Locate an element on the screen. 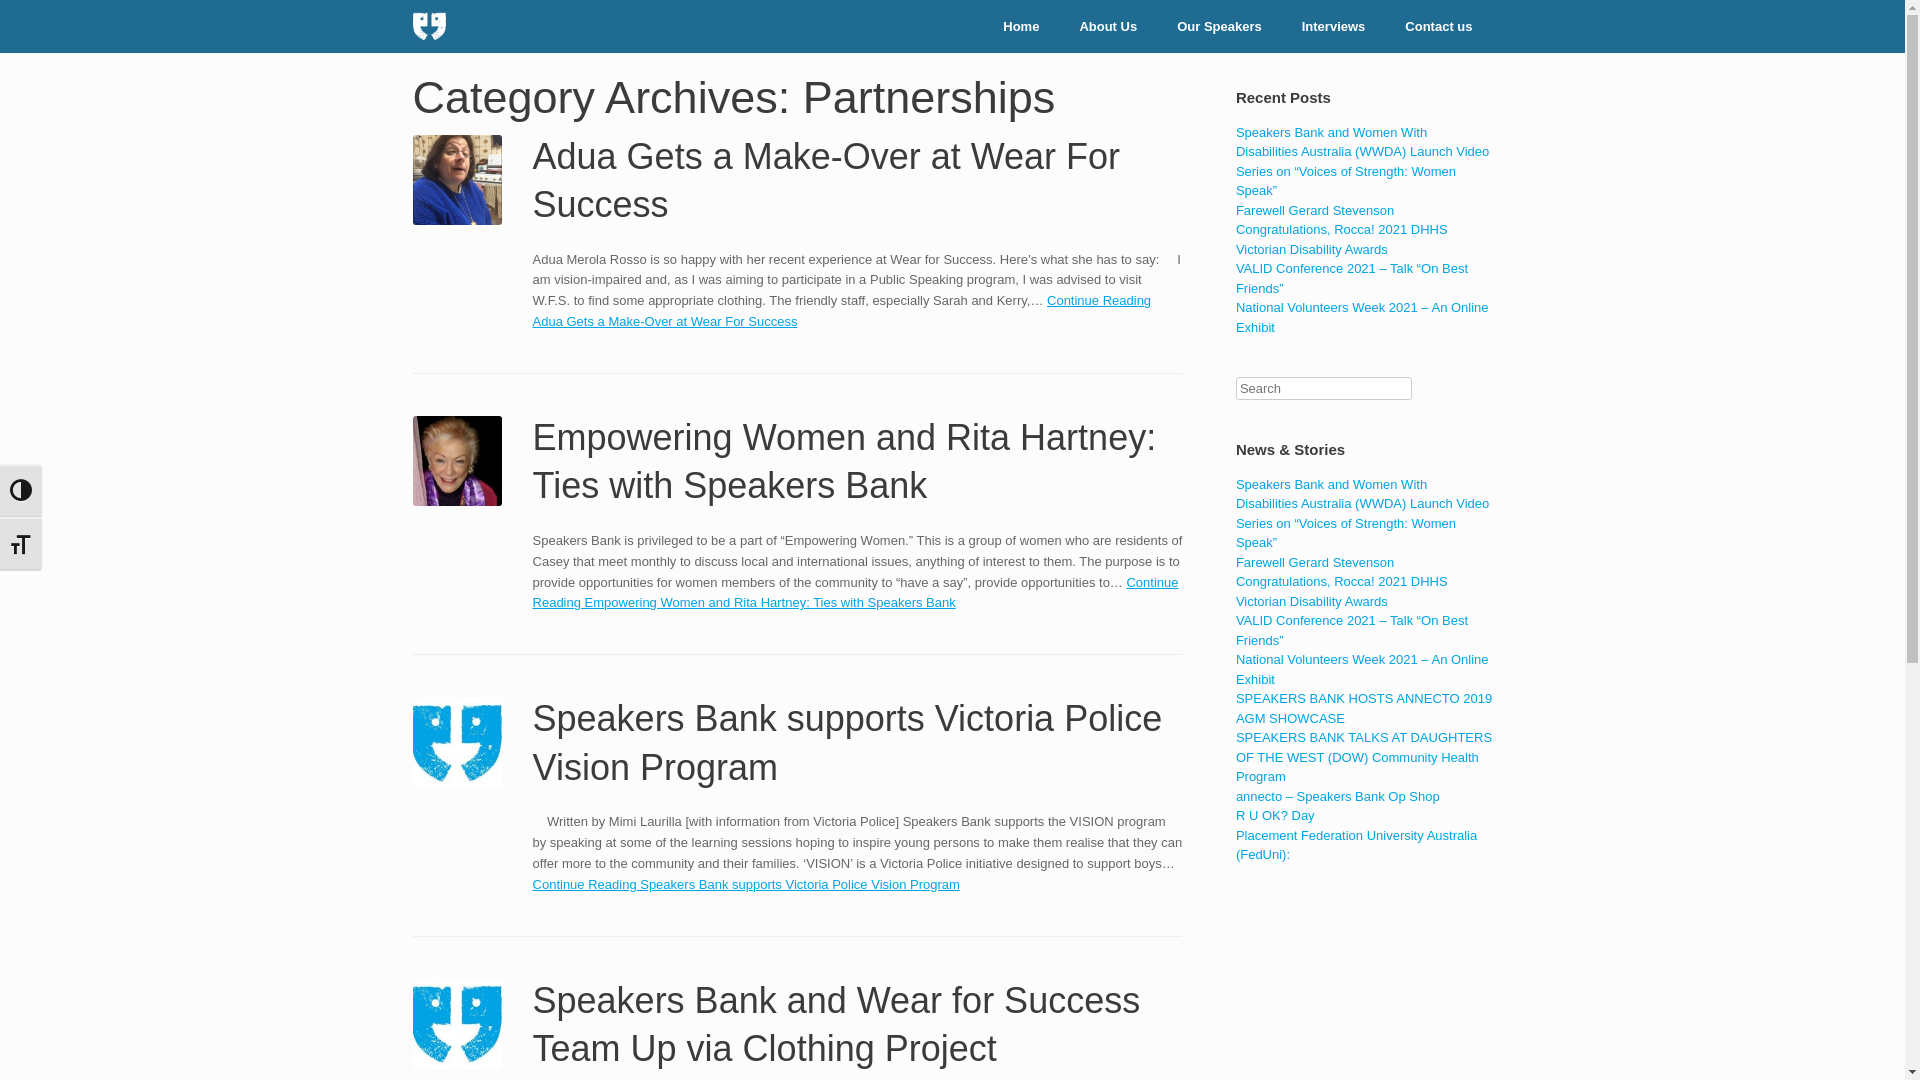 Image resolution: width=1920 pixels, height=1080 pixels. 'Toggle High Contrast' is located at coordinates (20, 490).